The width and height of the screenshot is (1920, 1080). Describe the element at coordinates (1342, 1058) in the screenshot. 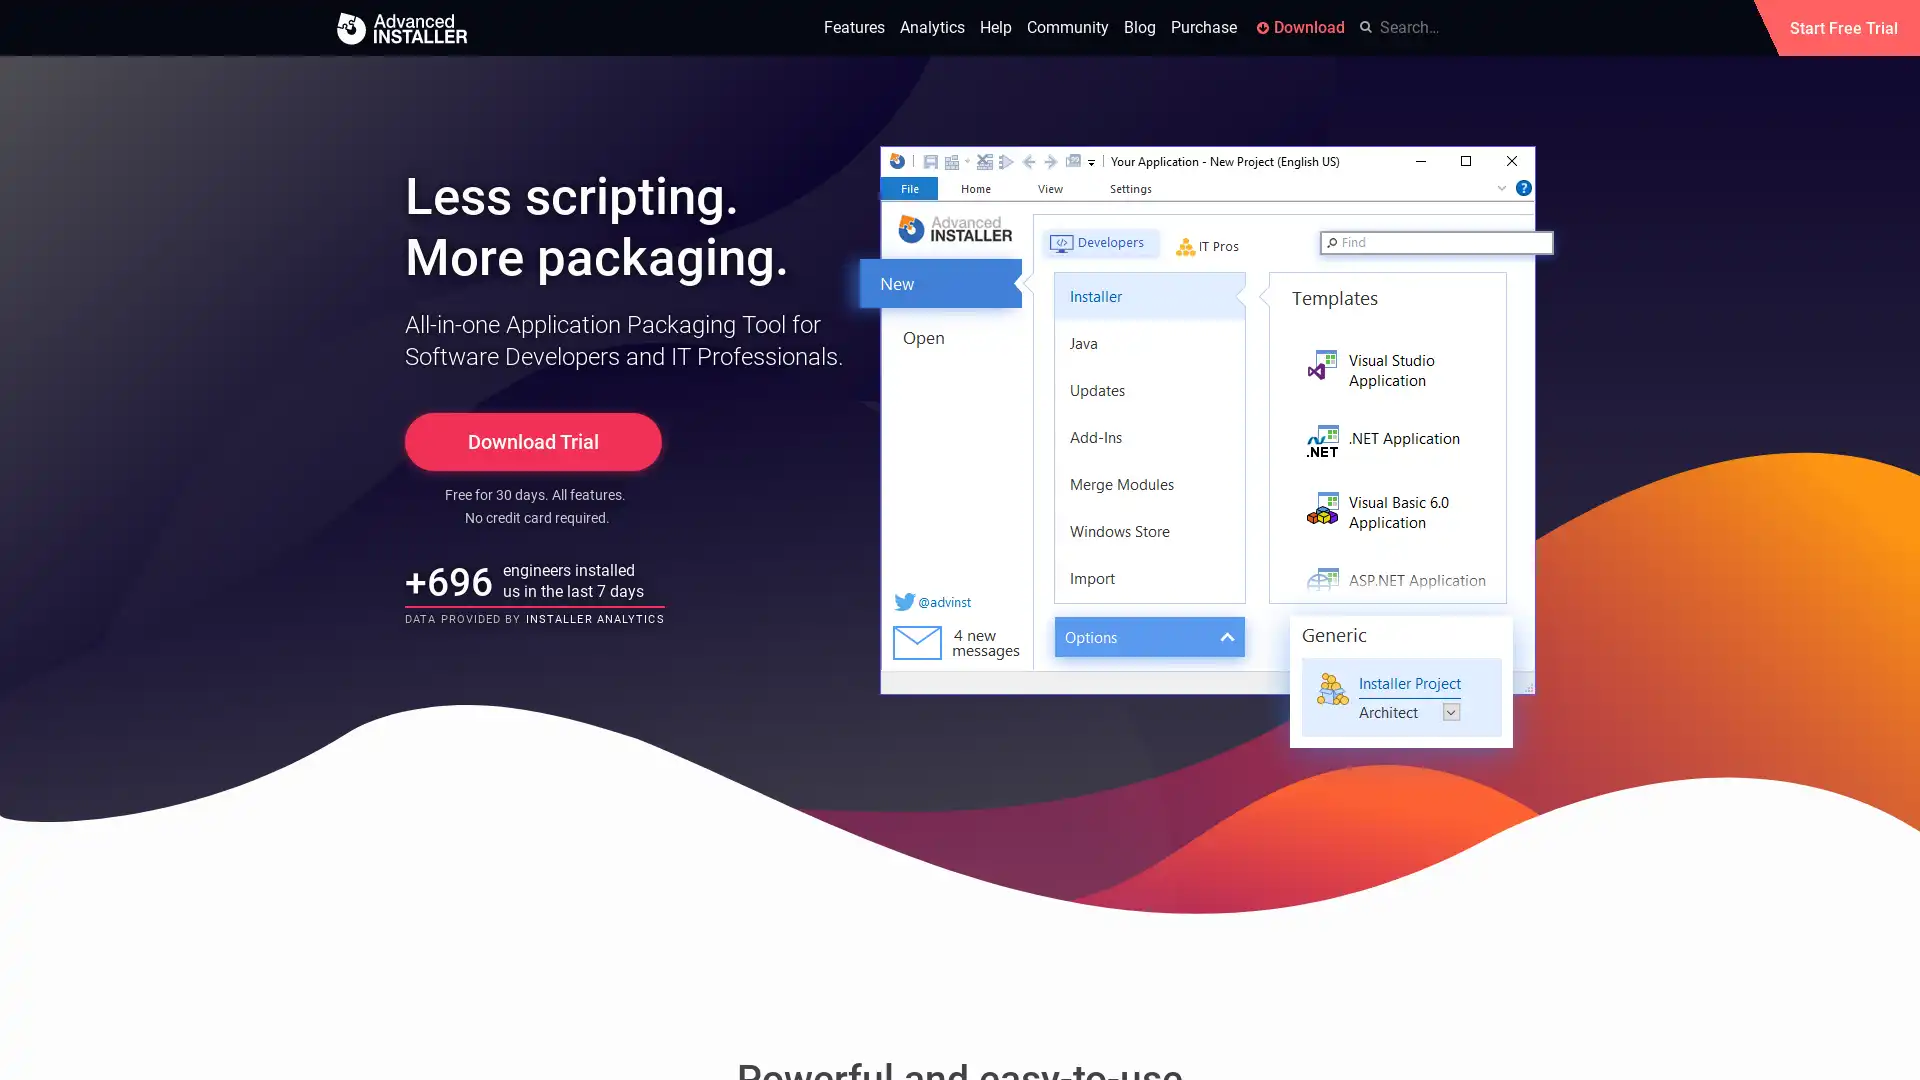

I see `Okay, got it` at that location.